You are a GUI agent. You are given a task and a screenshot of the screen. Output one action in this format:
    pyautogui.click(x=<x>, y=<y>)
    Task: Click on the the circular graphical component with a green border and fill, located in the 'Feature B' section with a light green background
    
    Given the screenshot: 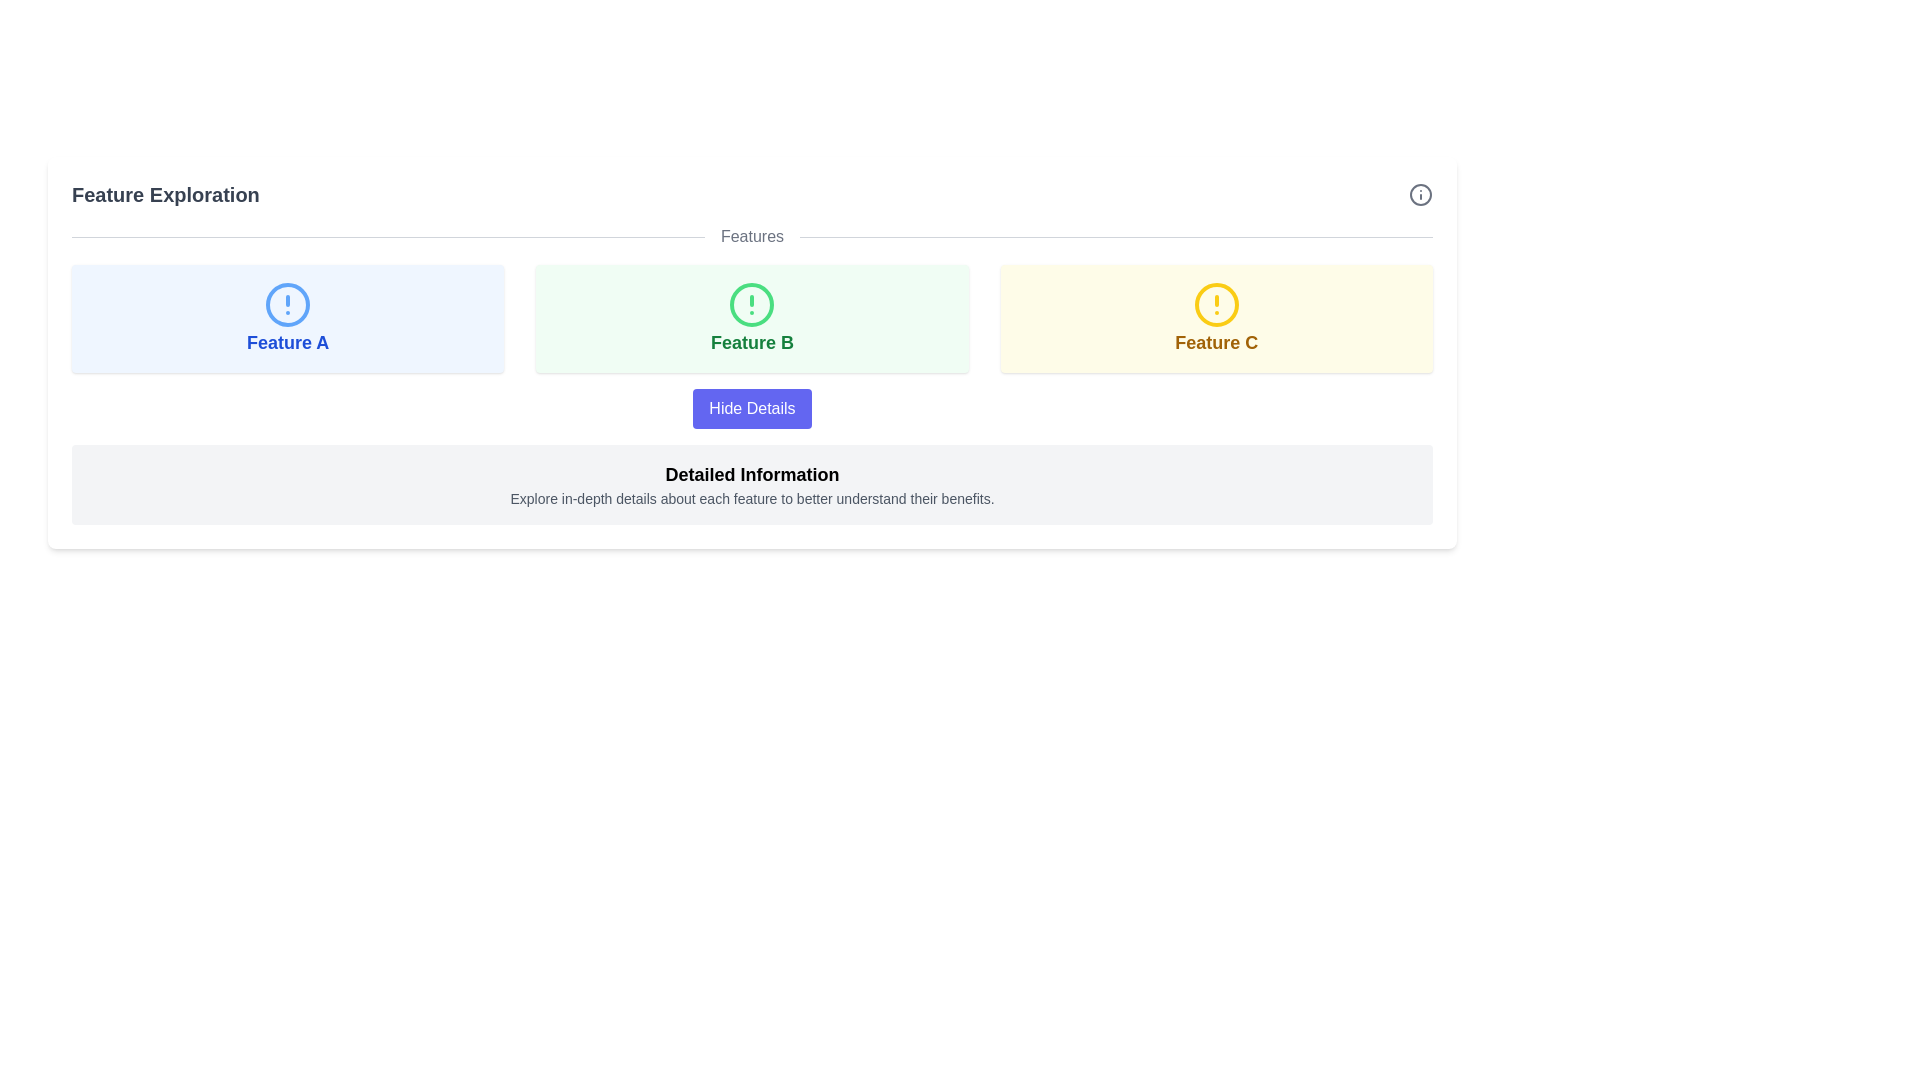 What is the action you would take?
    pyautogui.click(x=751, y=304)
    